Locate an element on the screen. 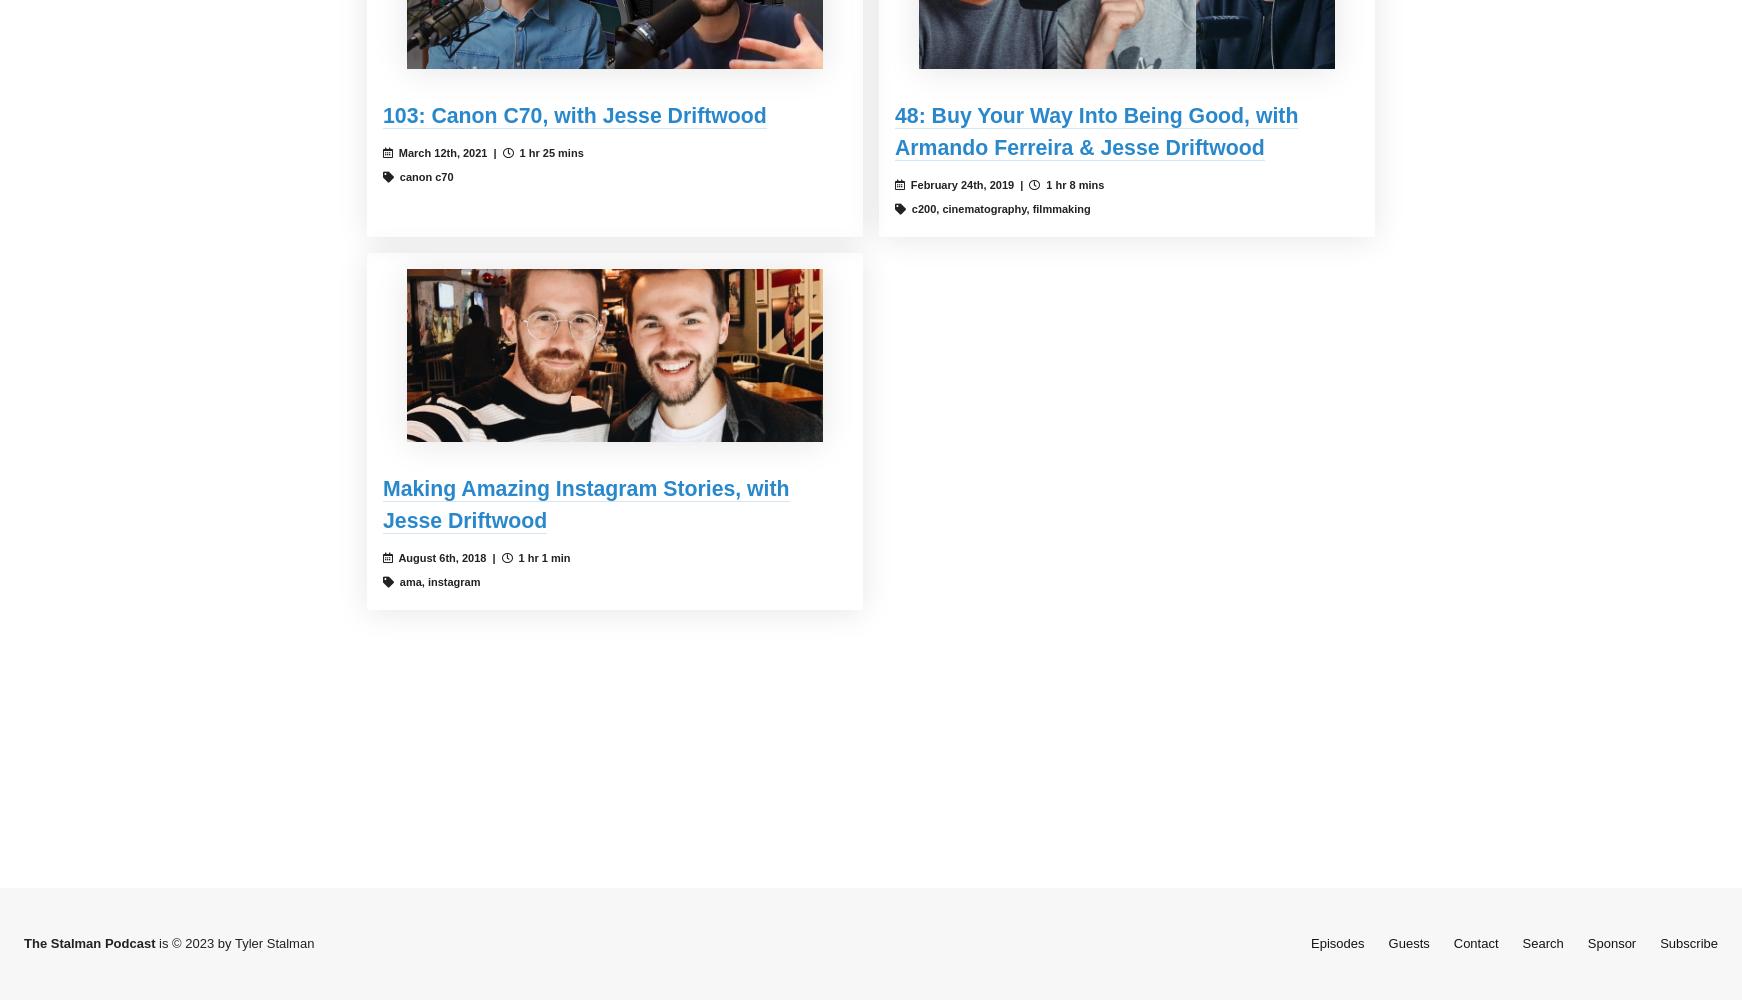 The width and height of the screenshot is (1742, 1000). '1 hr 1 min' is located at coordinates (542, 558).